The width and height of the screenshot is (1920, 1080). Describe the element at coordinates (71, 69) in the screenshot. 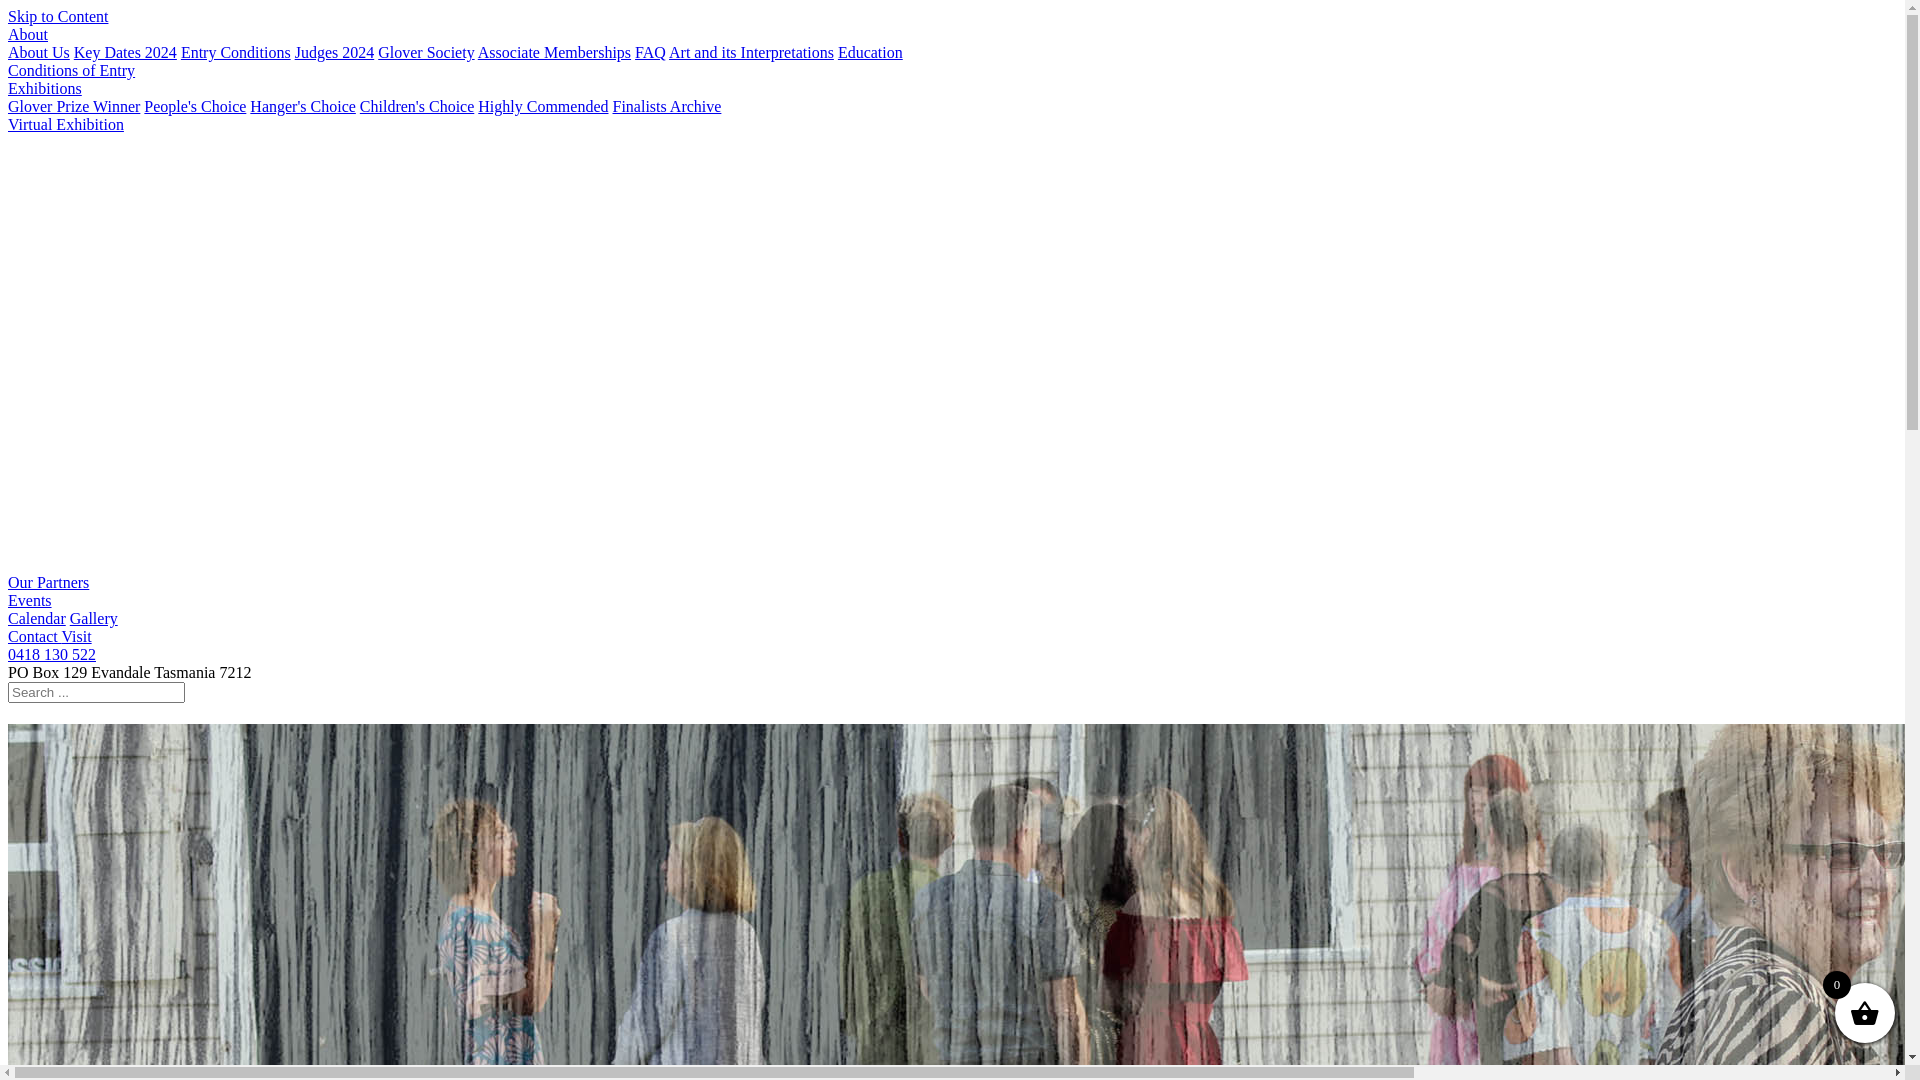

I see `'Conditions of Entry'` at that location.